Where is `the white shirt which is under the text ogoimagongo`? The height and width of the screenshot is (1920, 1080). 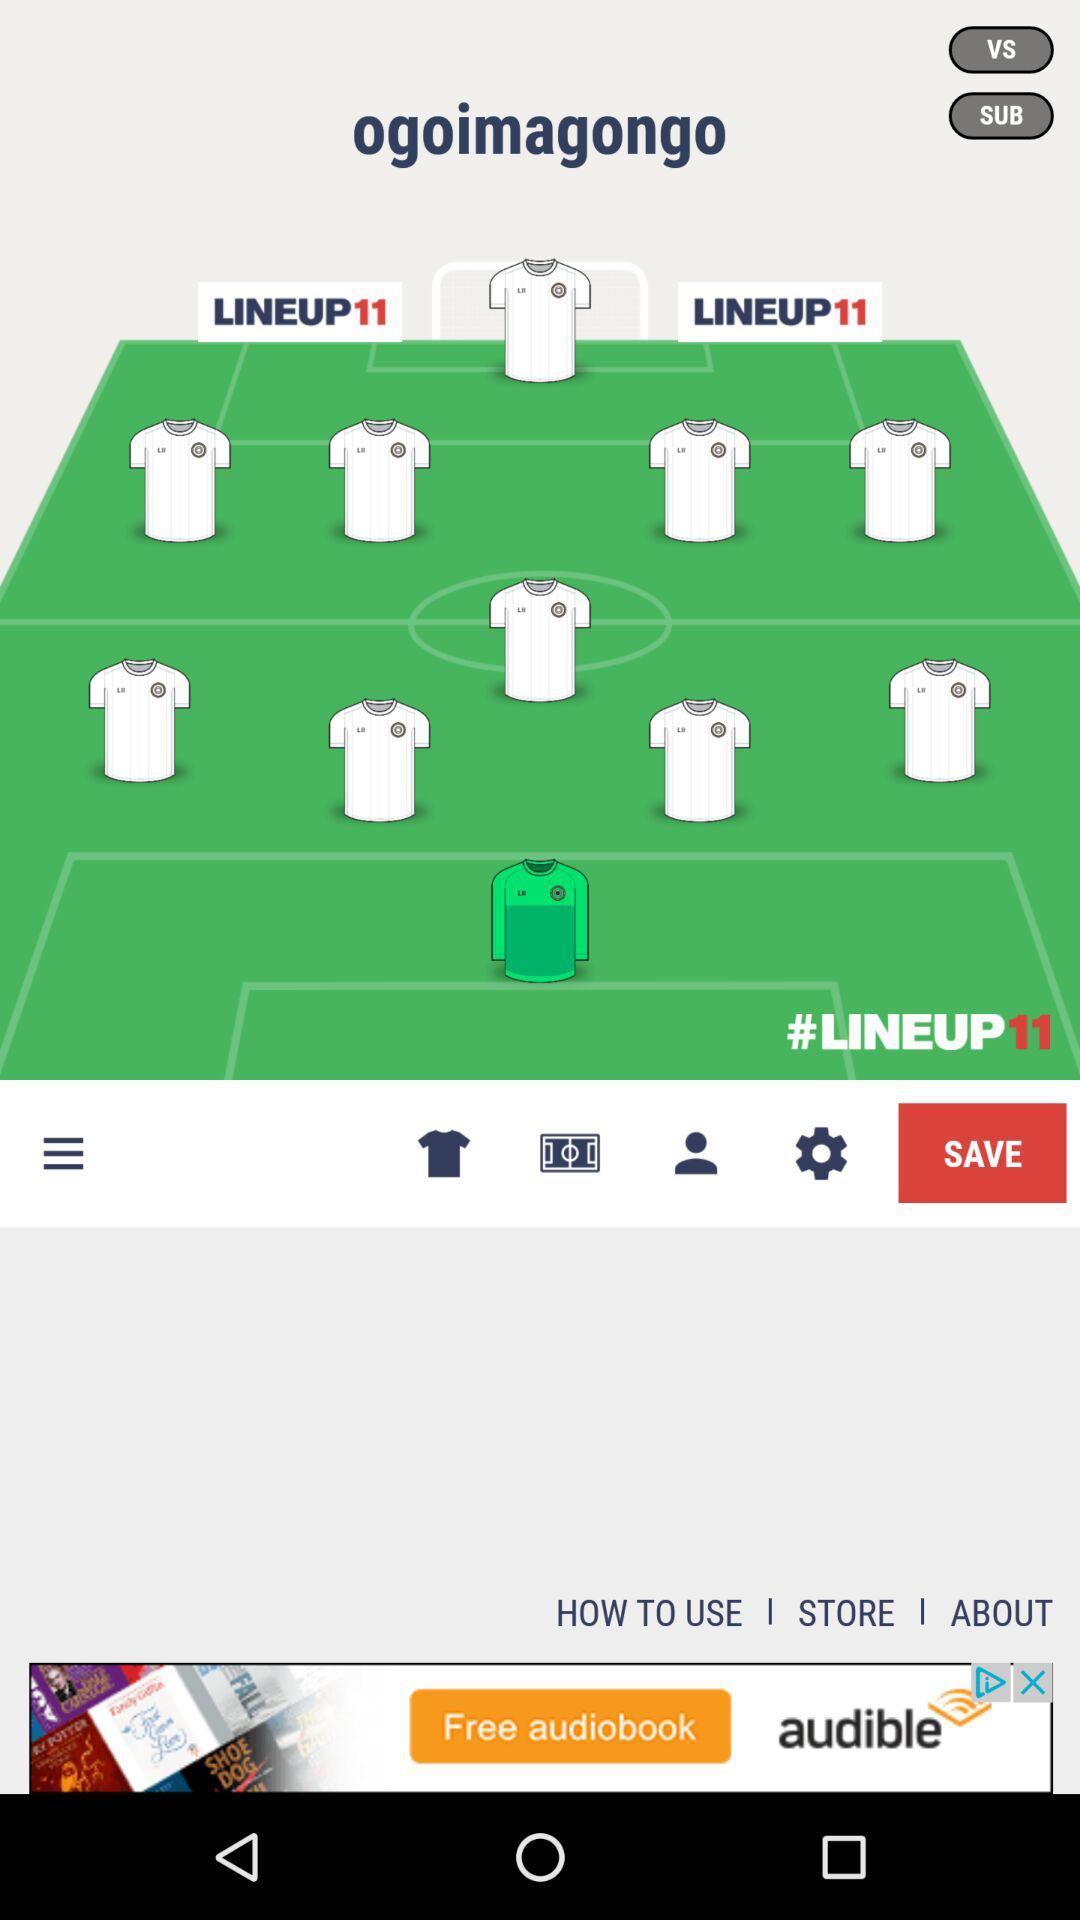 the white shirt which is under the text ogoimagongo is located at coordinates (540, 316).